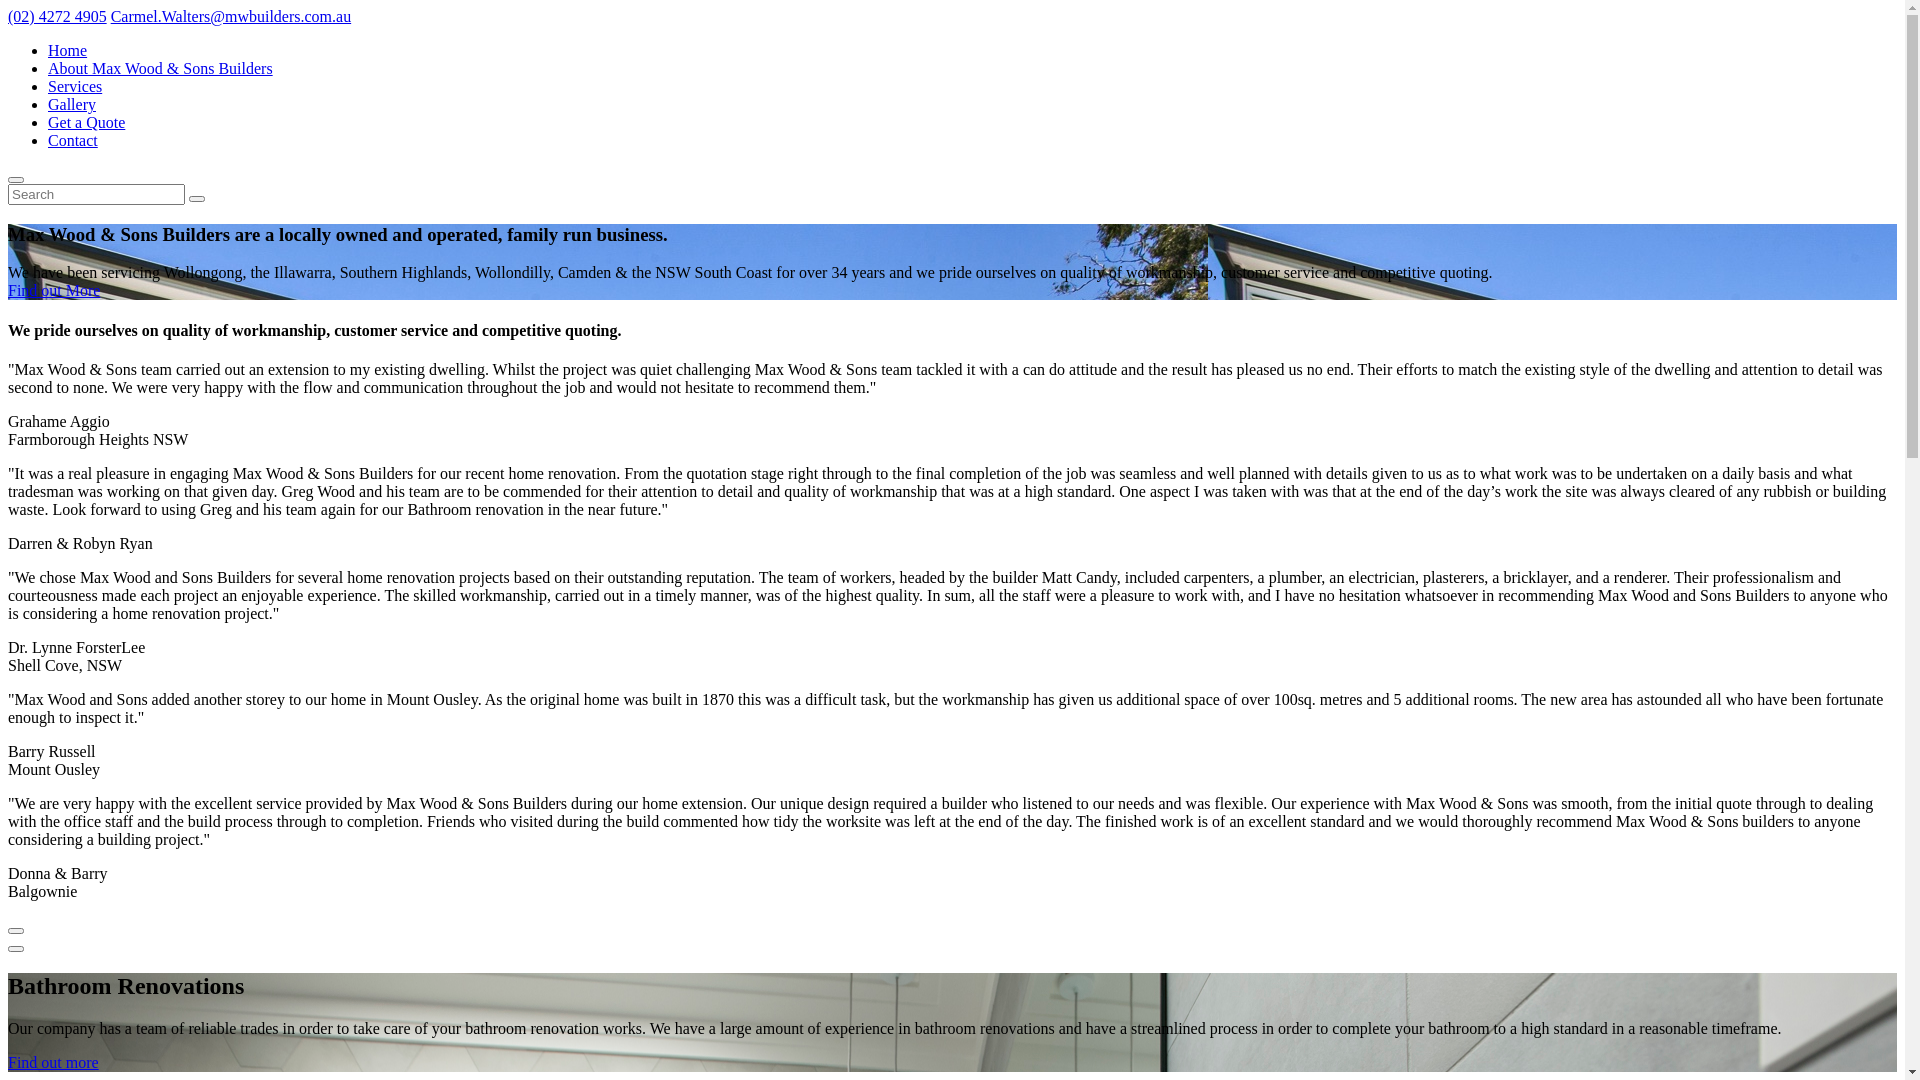  I want to click on 'Gallery', so click(48, 104).